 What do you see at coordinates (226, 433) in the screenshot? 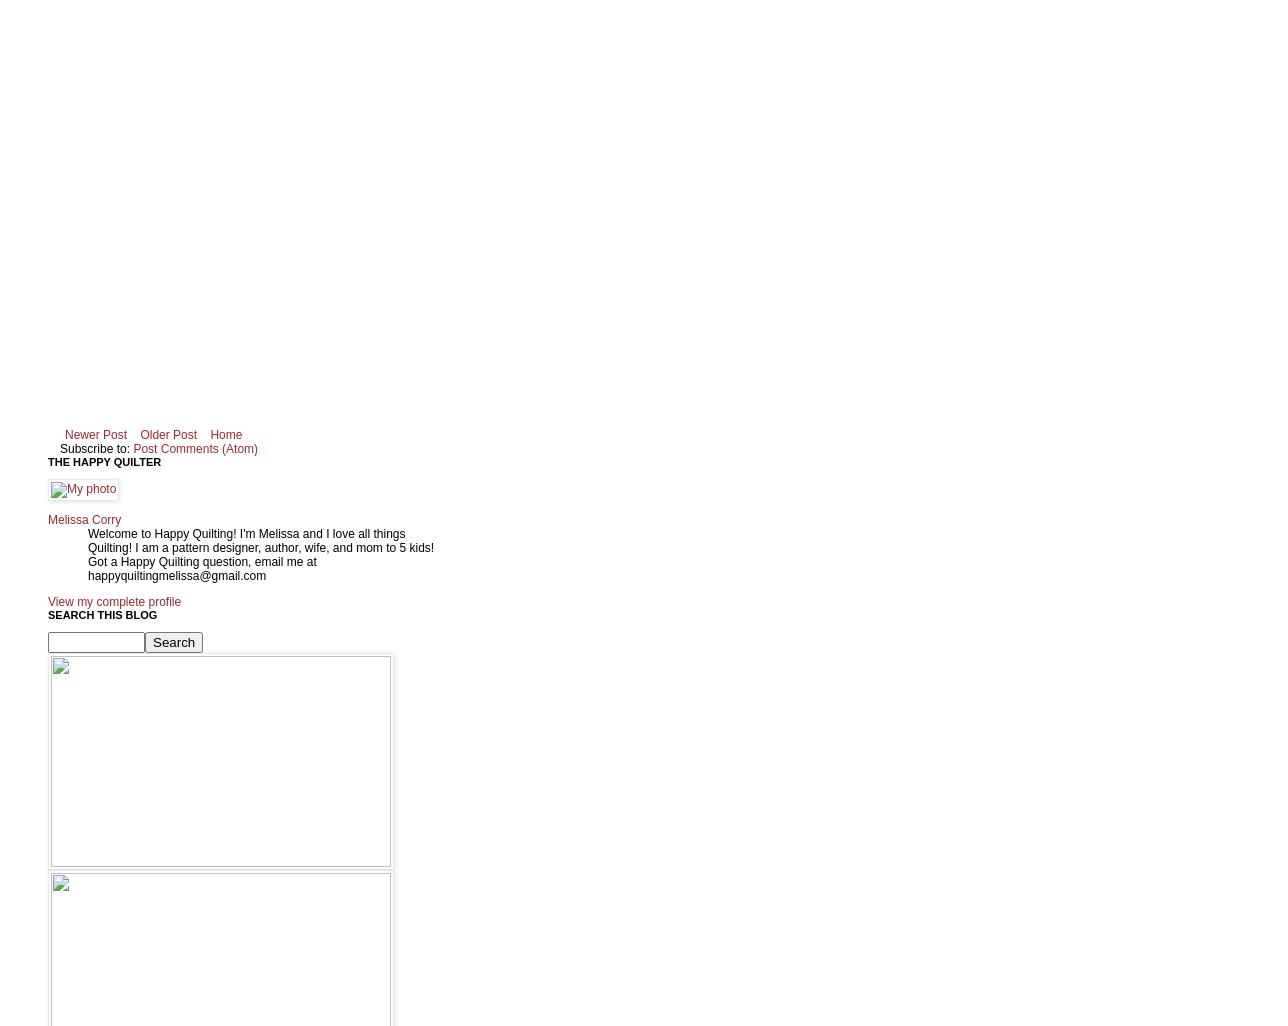
I see `'Home'` at bounding box center [226, 433].